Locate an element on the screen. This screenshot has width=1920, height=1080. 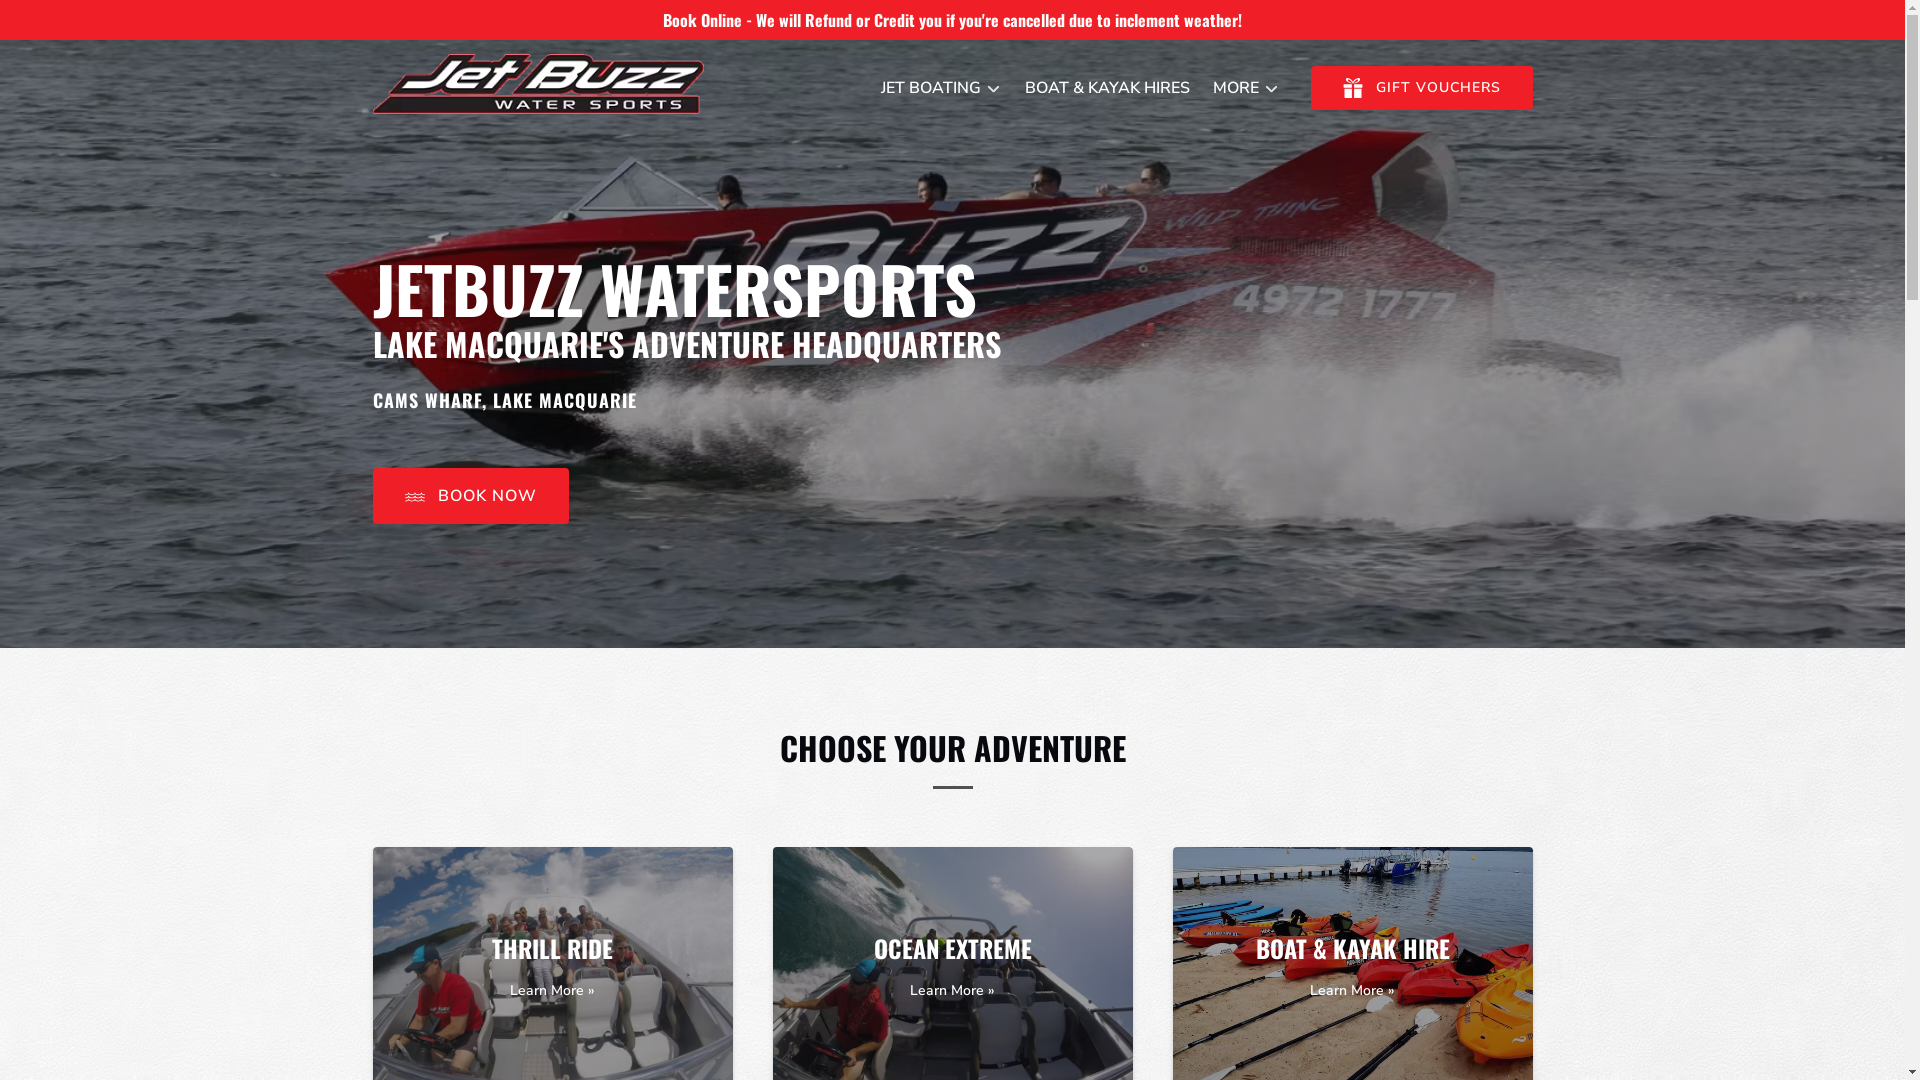
'Skip to footer' is located at coordinates (59, 22).